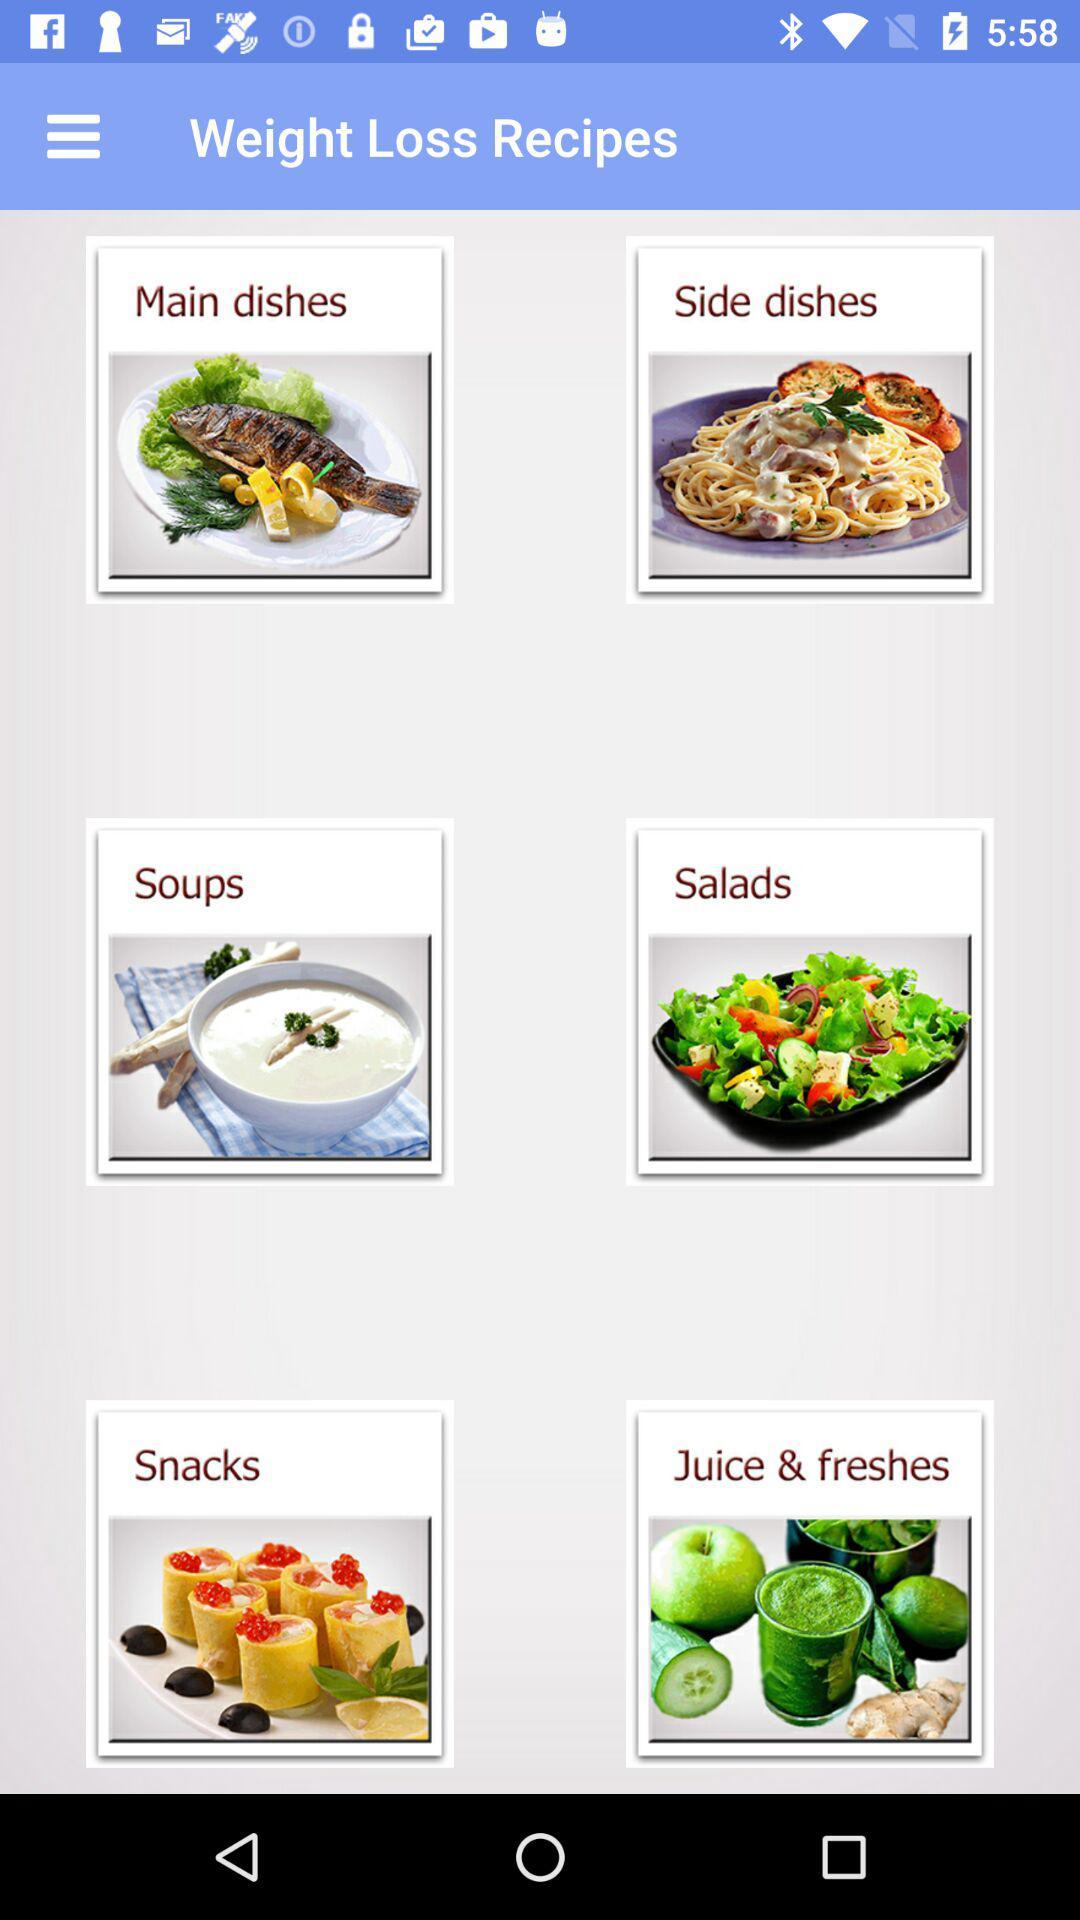  I want to click on item below weight loss recipes icon, so click(810, 419).